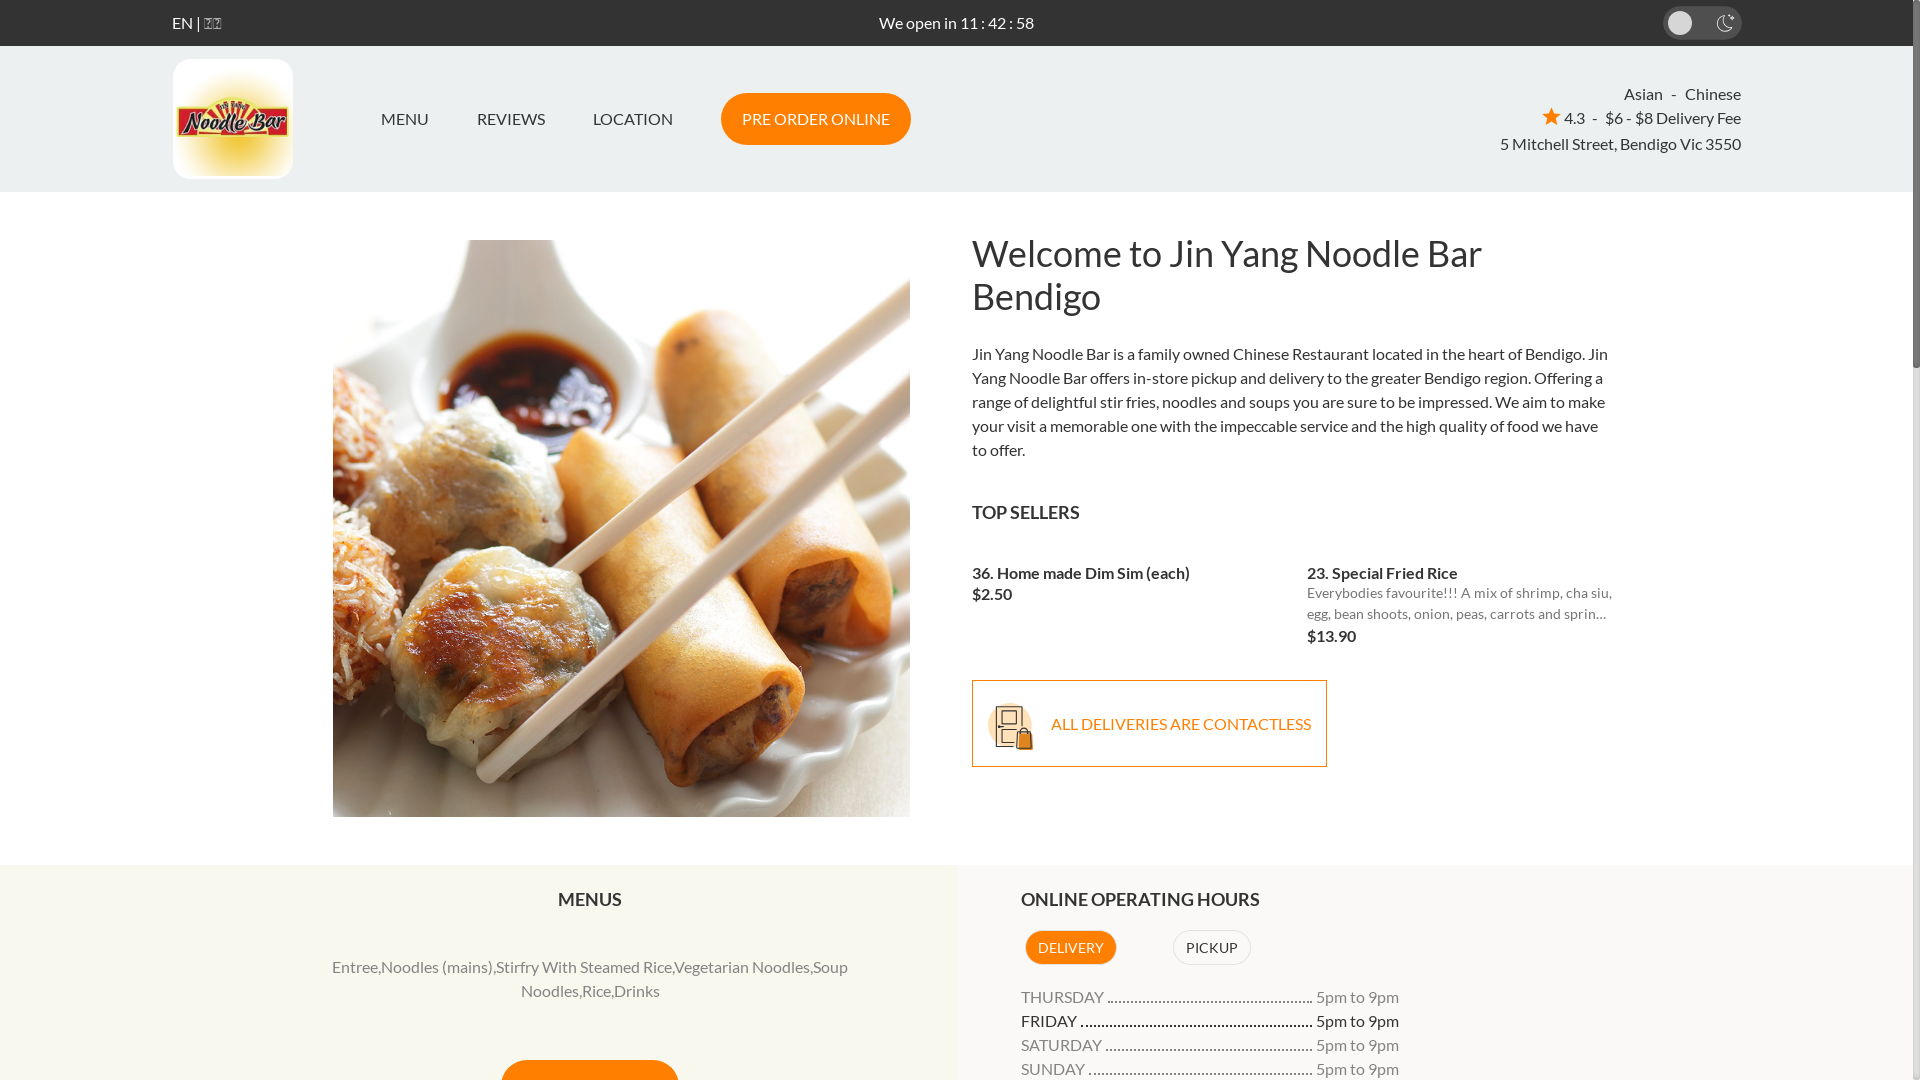  I want to click on 'EN', so click(182, 22).